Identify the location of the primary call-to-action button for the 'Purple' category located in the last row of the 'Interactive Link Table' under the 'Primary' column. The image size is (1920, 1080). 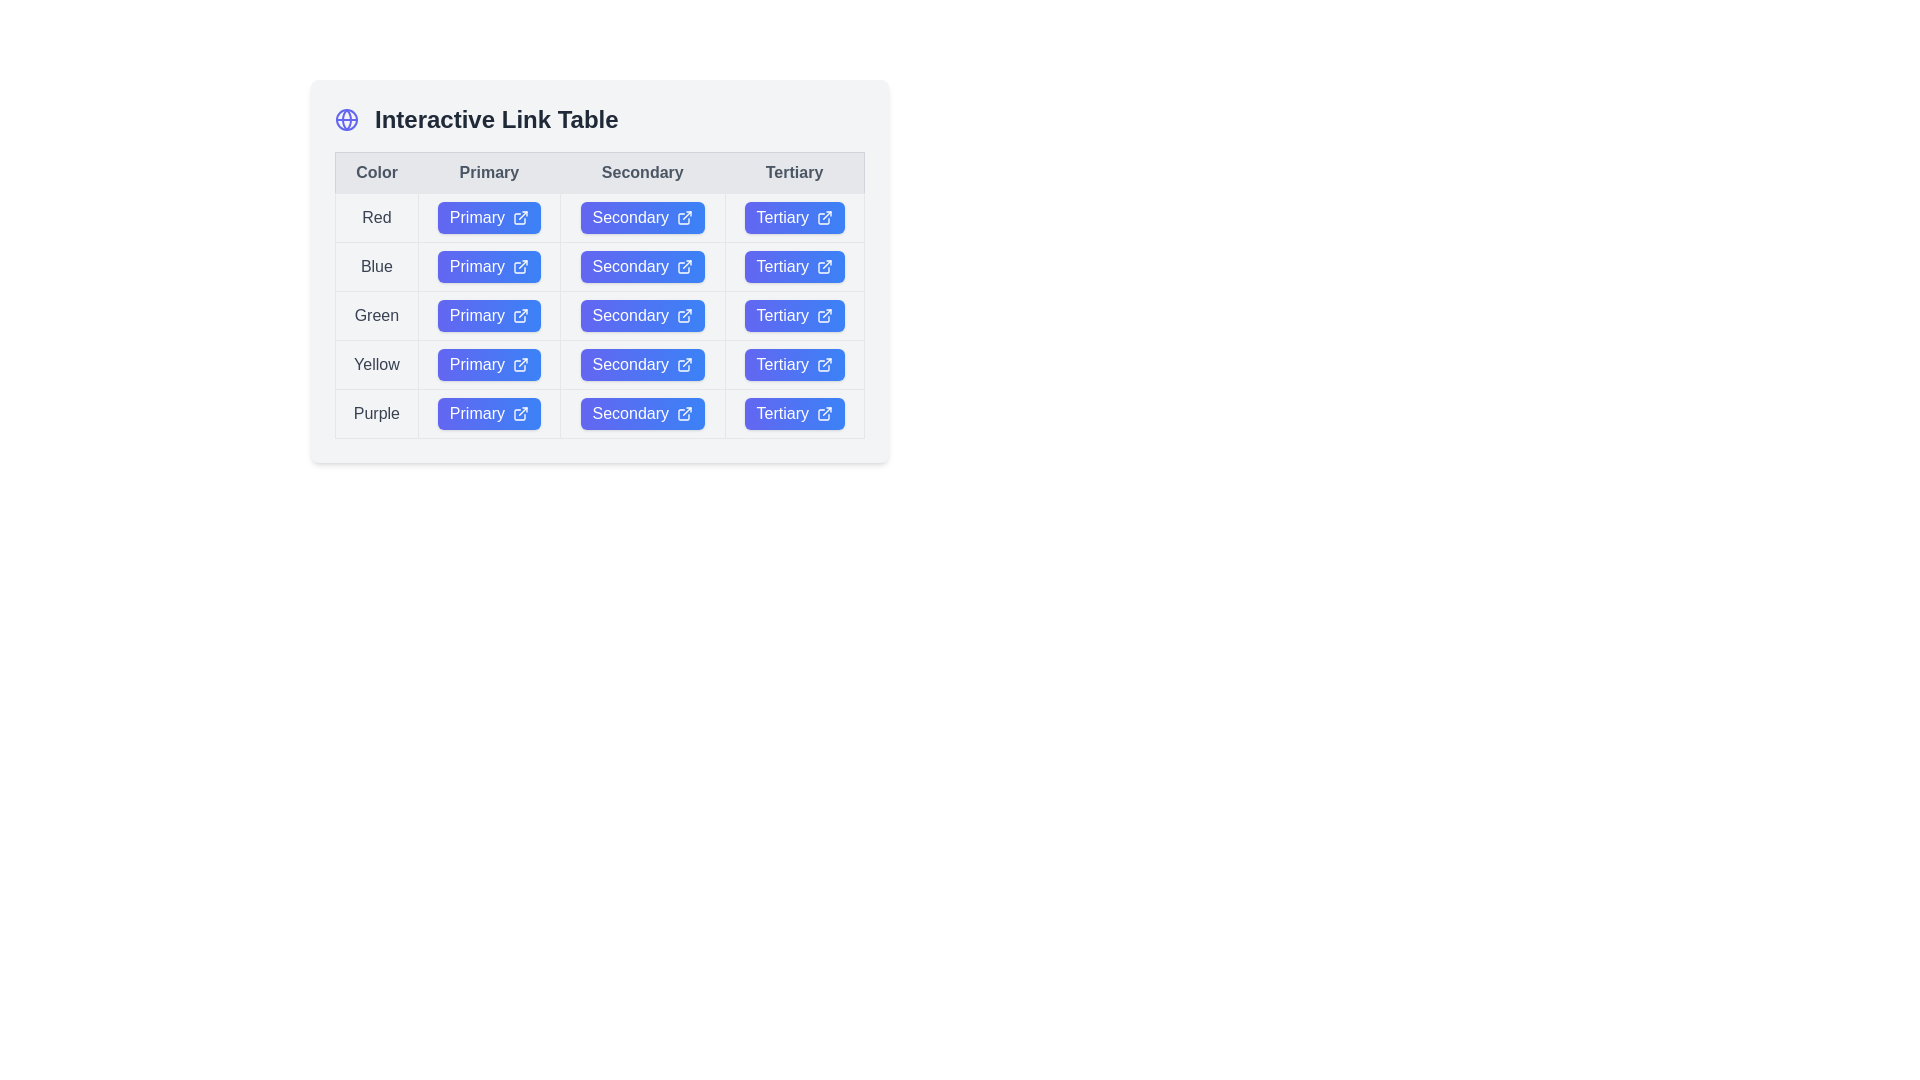
(489, 412).